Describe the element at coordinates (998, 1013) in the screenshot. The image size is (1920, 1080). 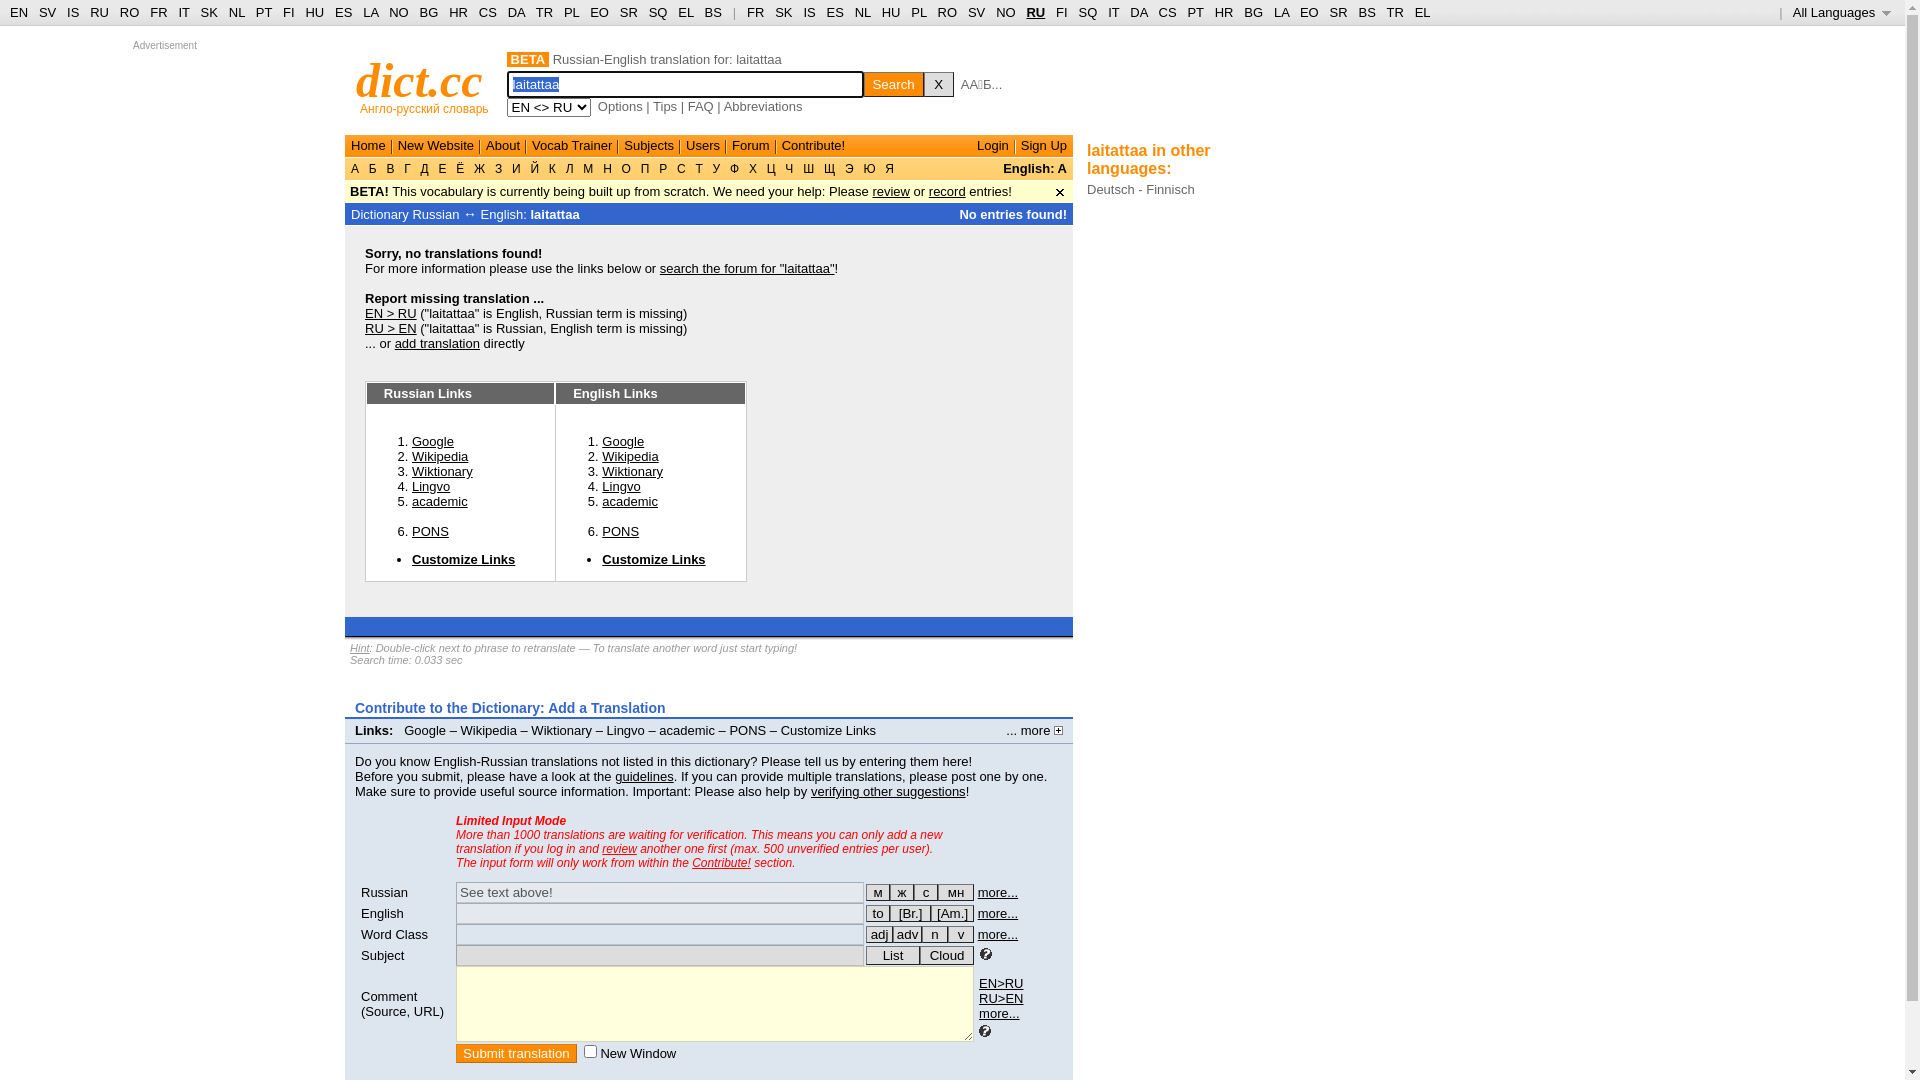
I see `'more...'` at that location.